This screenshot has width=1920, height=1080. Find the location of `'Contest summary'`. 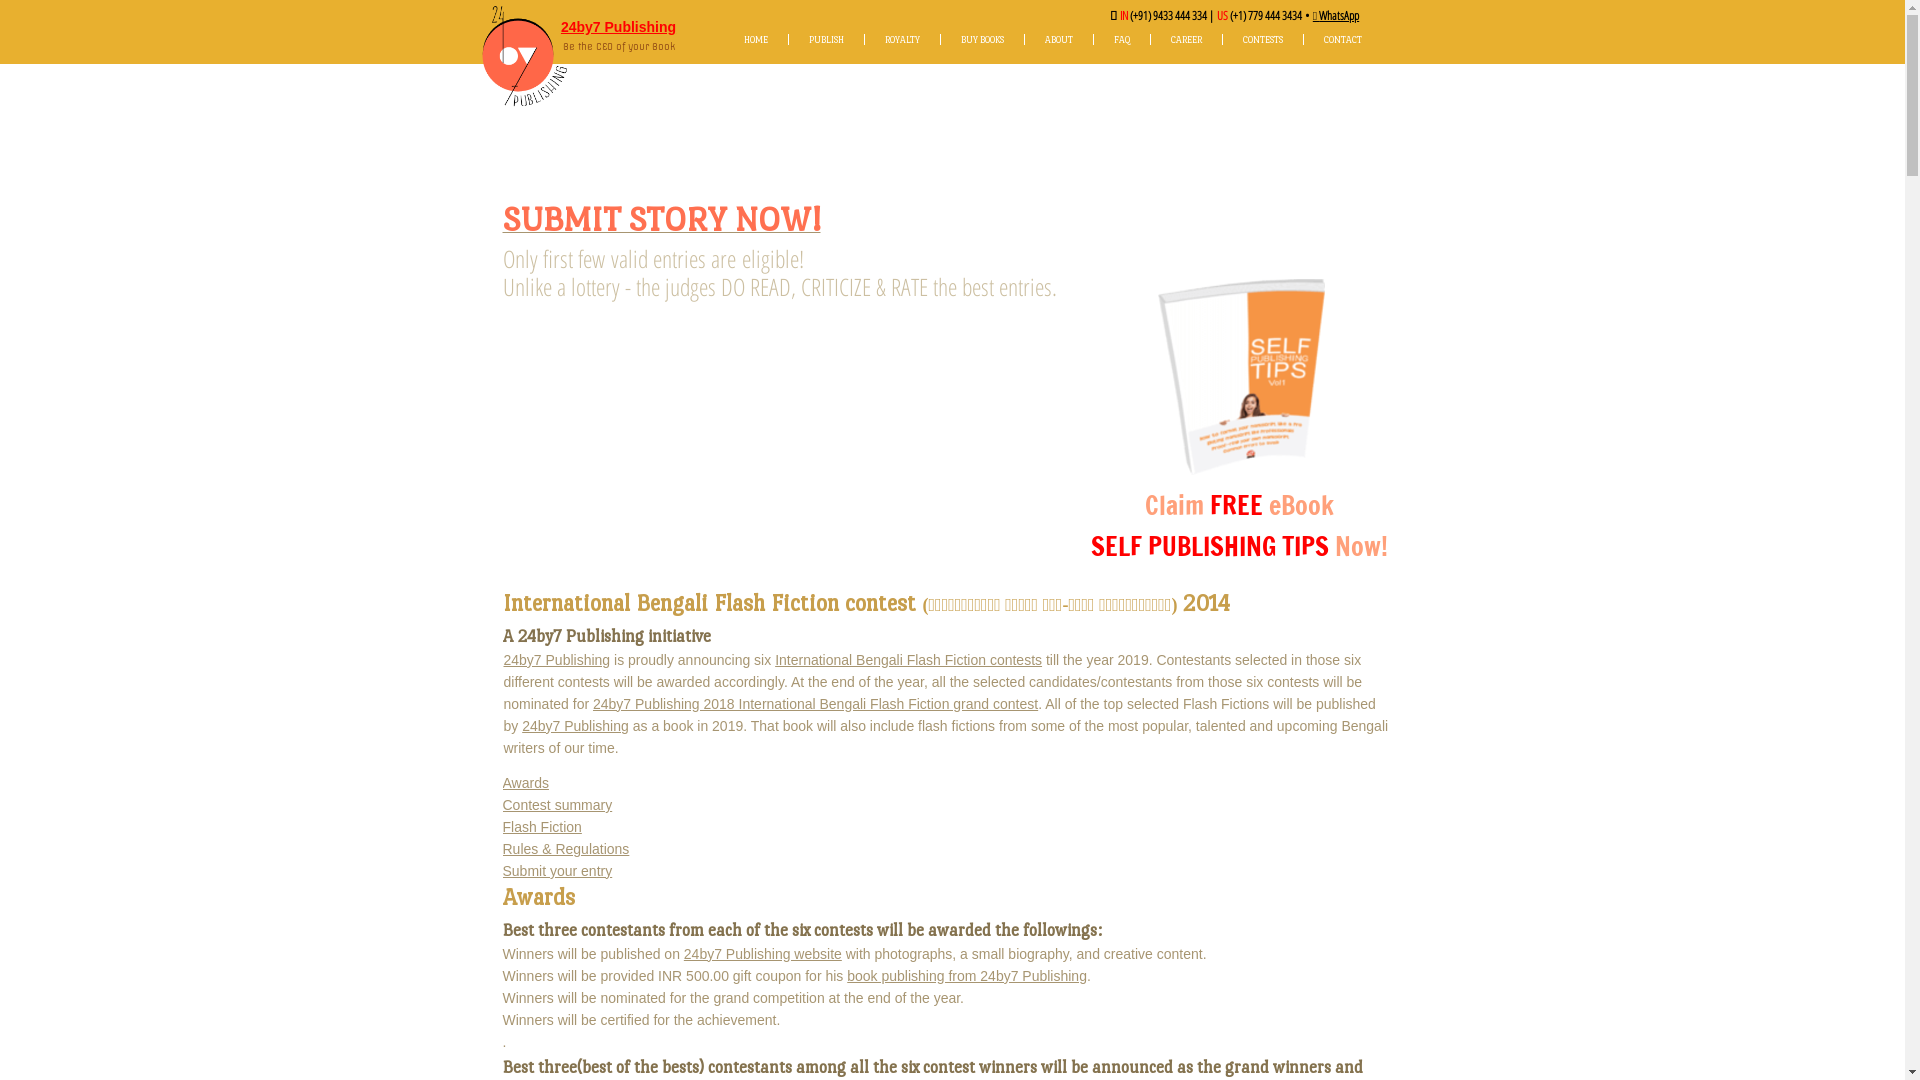

'Contest summary' is located at coordinates (556, 804).